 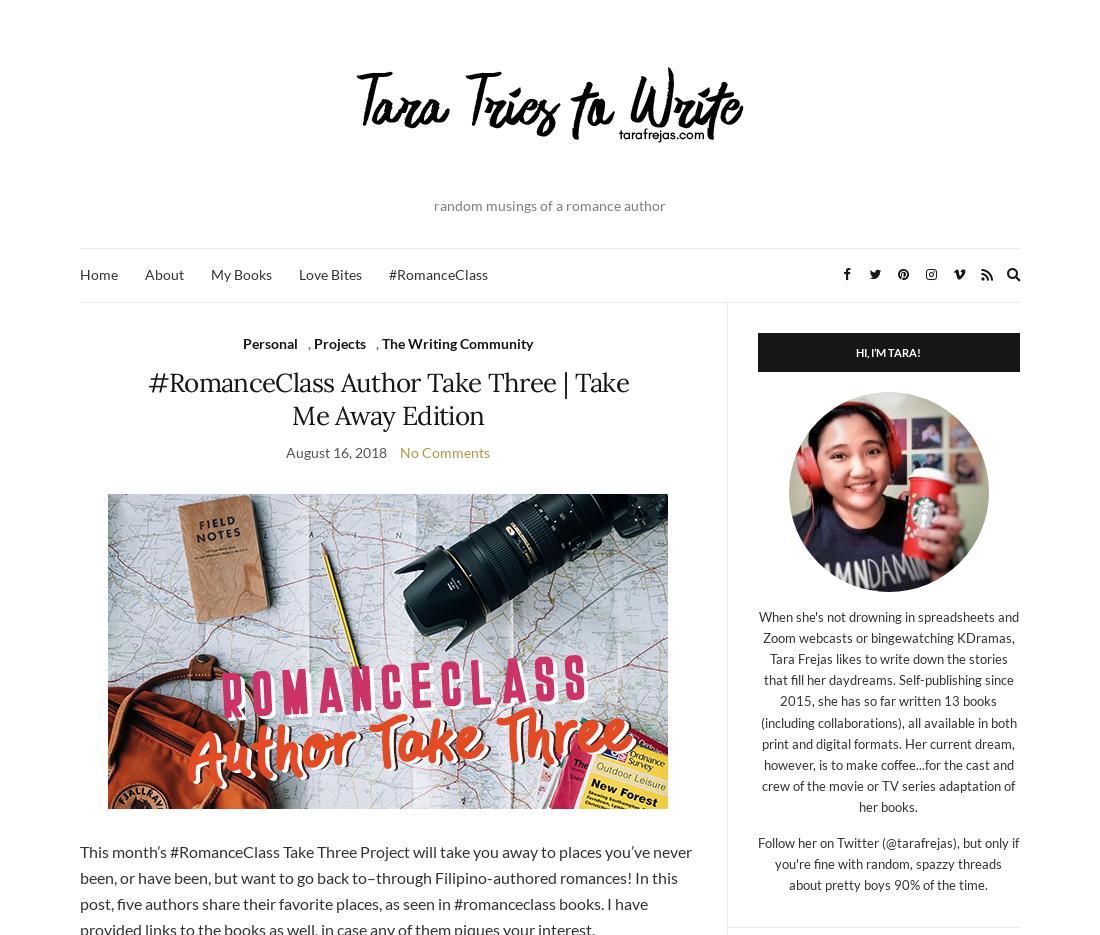 What do you see at coordinates (887, 350) in the screenshot?
I see `'HI, I’M TARA!'` at bounding box center [887, 350].